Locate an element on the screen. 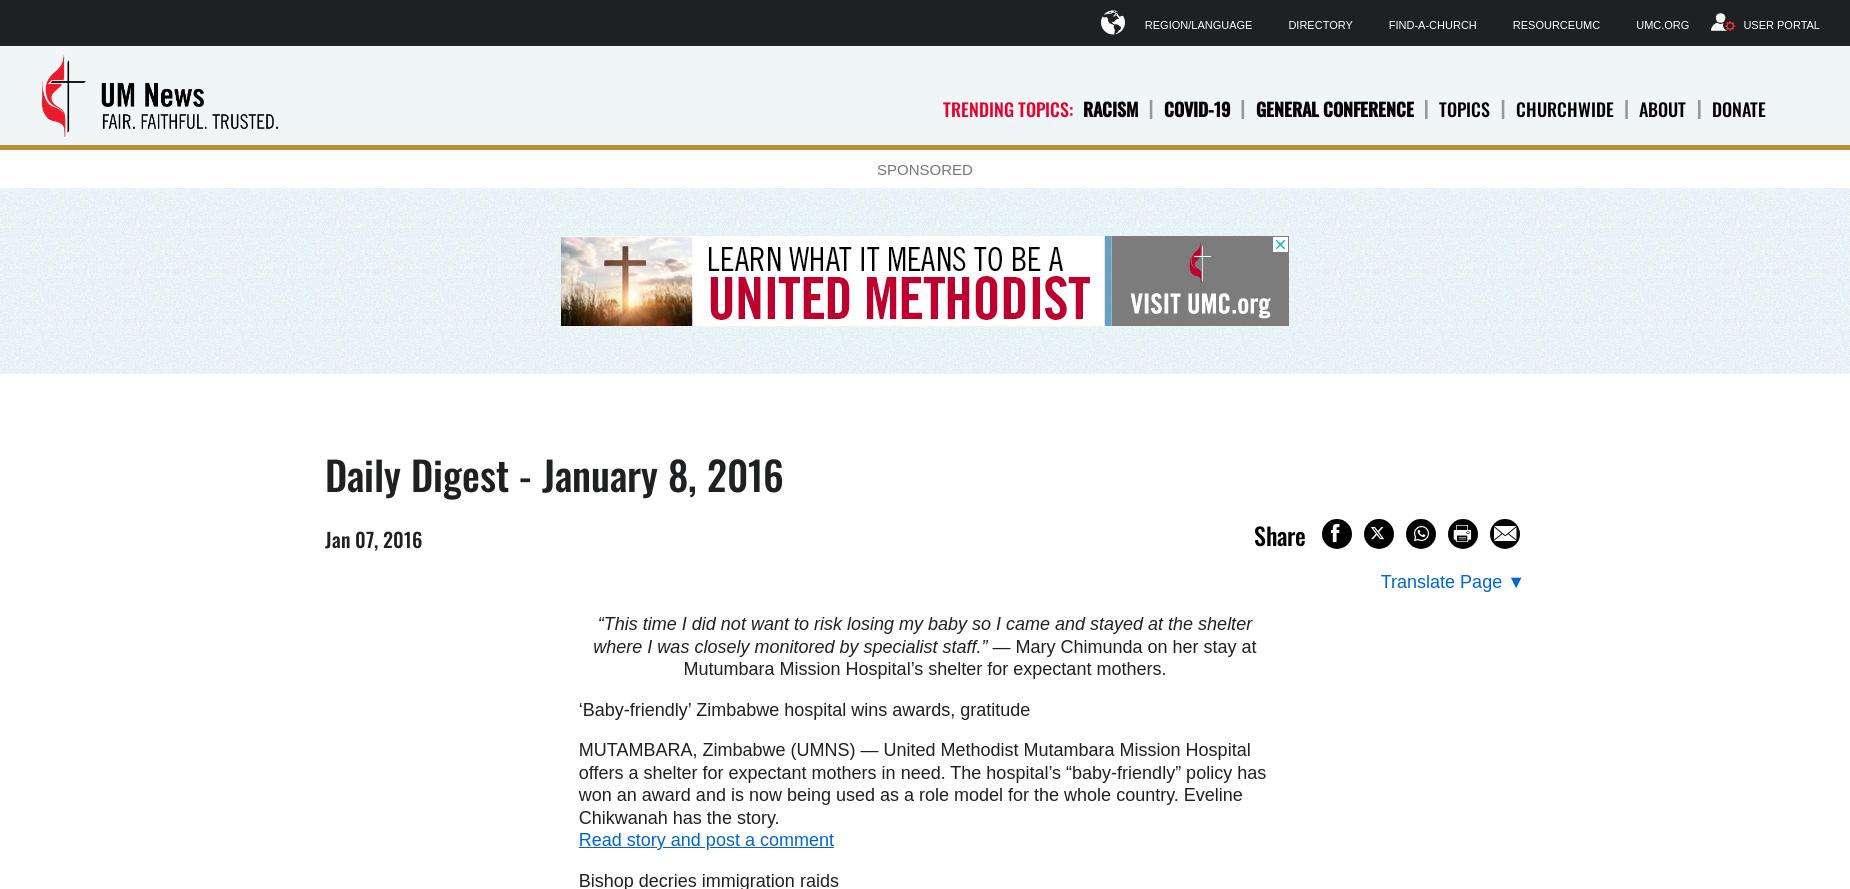  'Churchwide' is located at coordinates (1514, 107).